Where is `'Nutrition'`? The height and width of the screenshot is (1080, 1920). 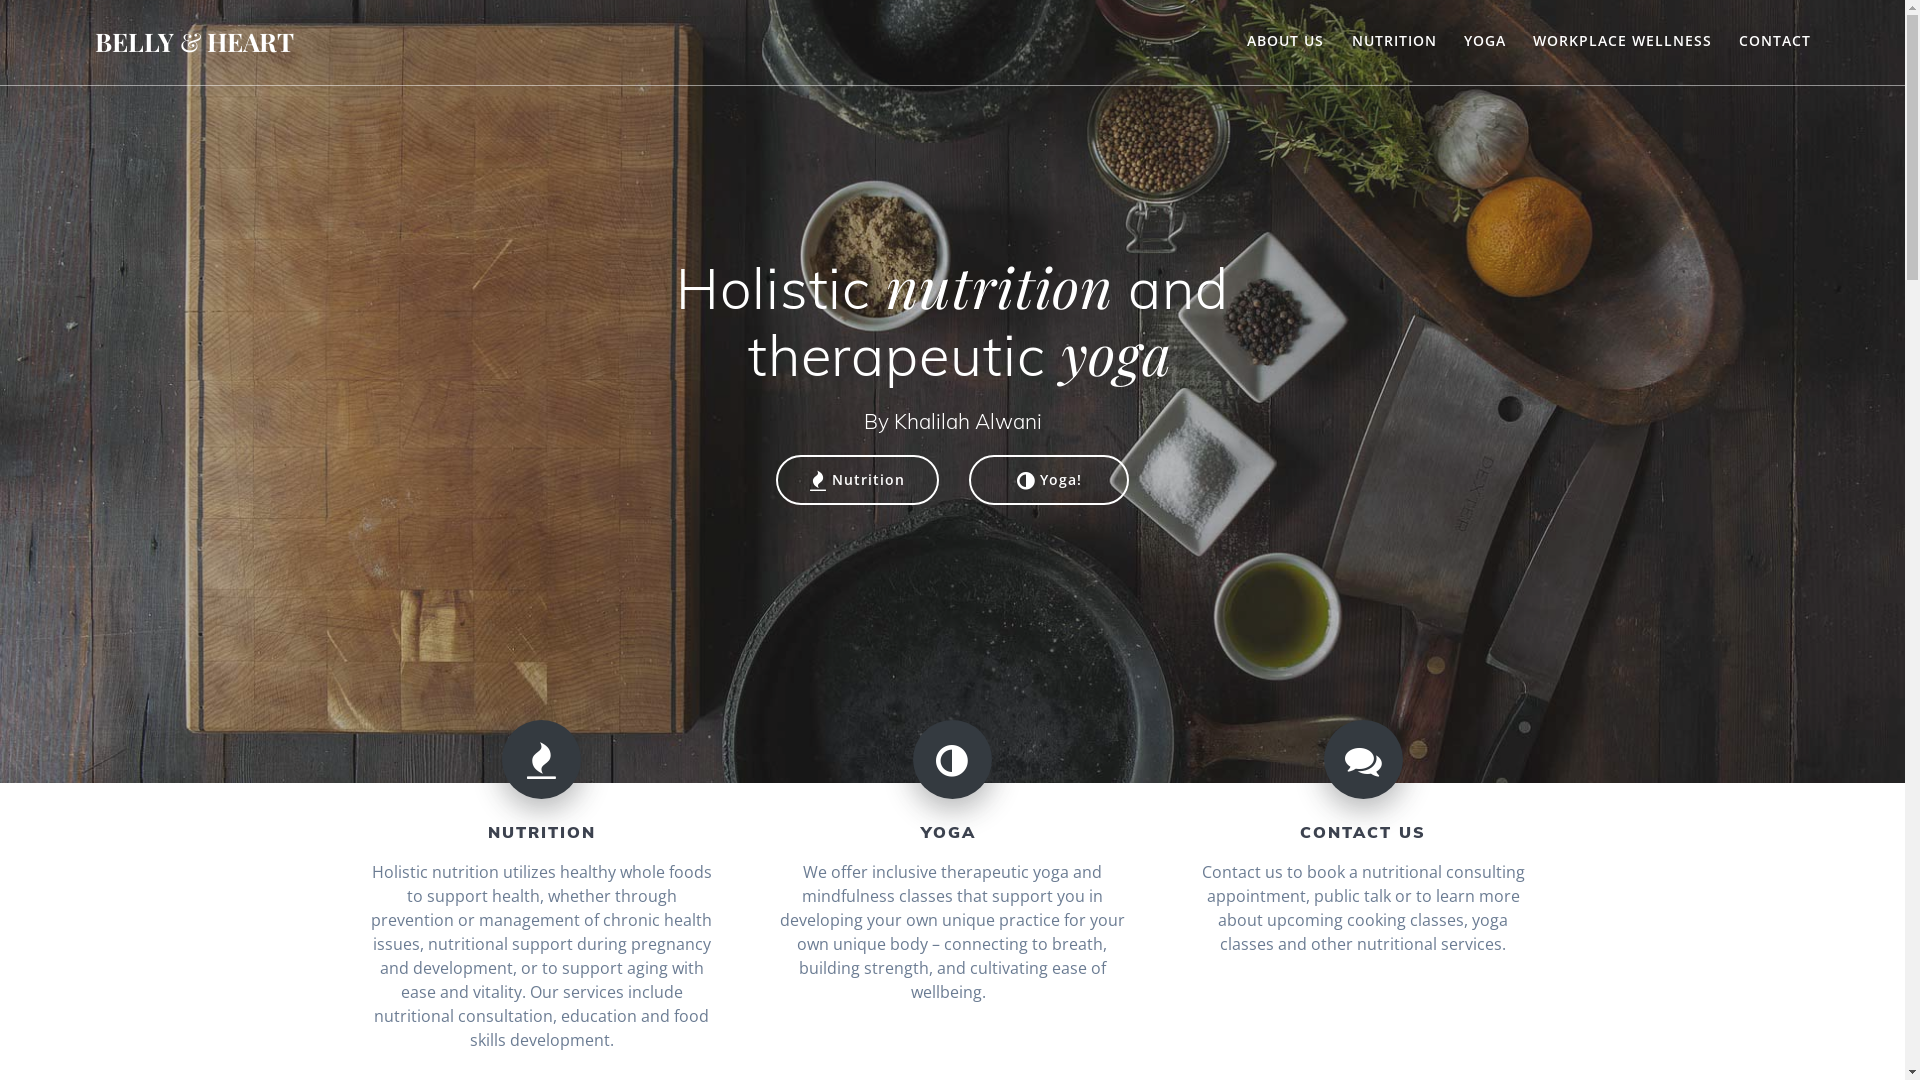 'Nutrition' is located at coordinates (857, 479).